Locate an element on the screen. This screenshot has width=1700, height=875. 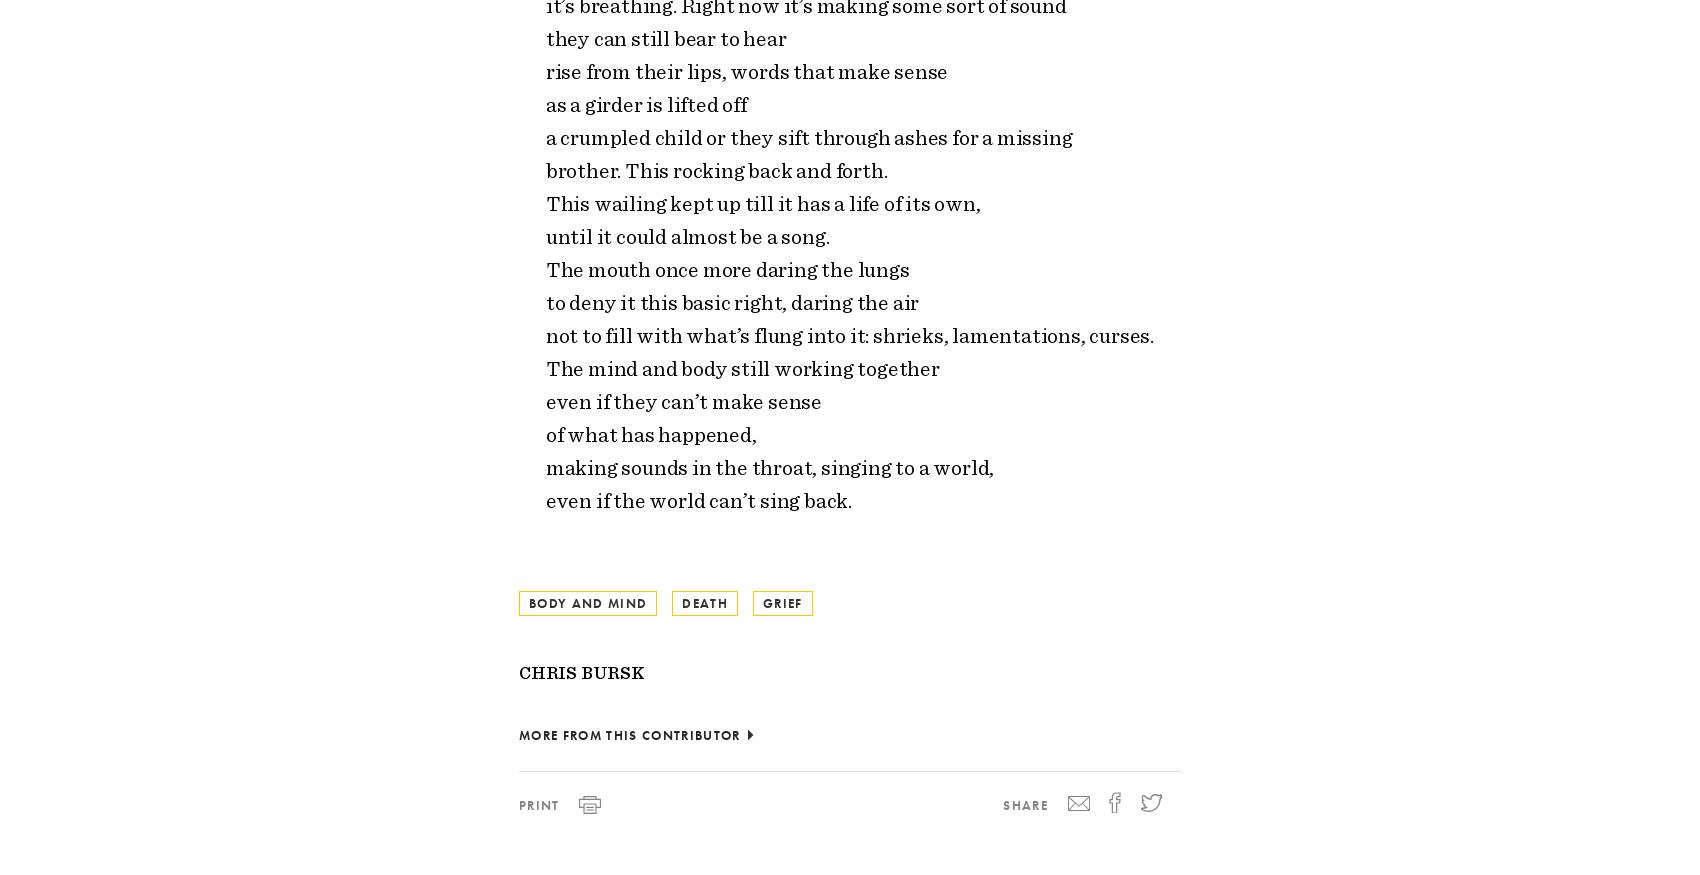
'Share' is located at coordinates (1024, 804).